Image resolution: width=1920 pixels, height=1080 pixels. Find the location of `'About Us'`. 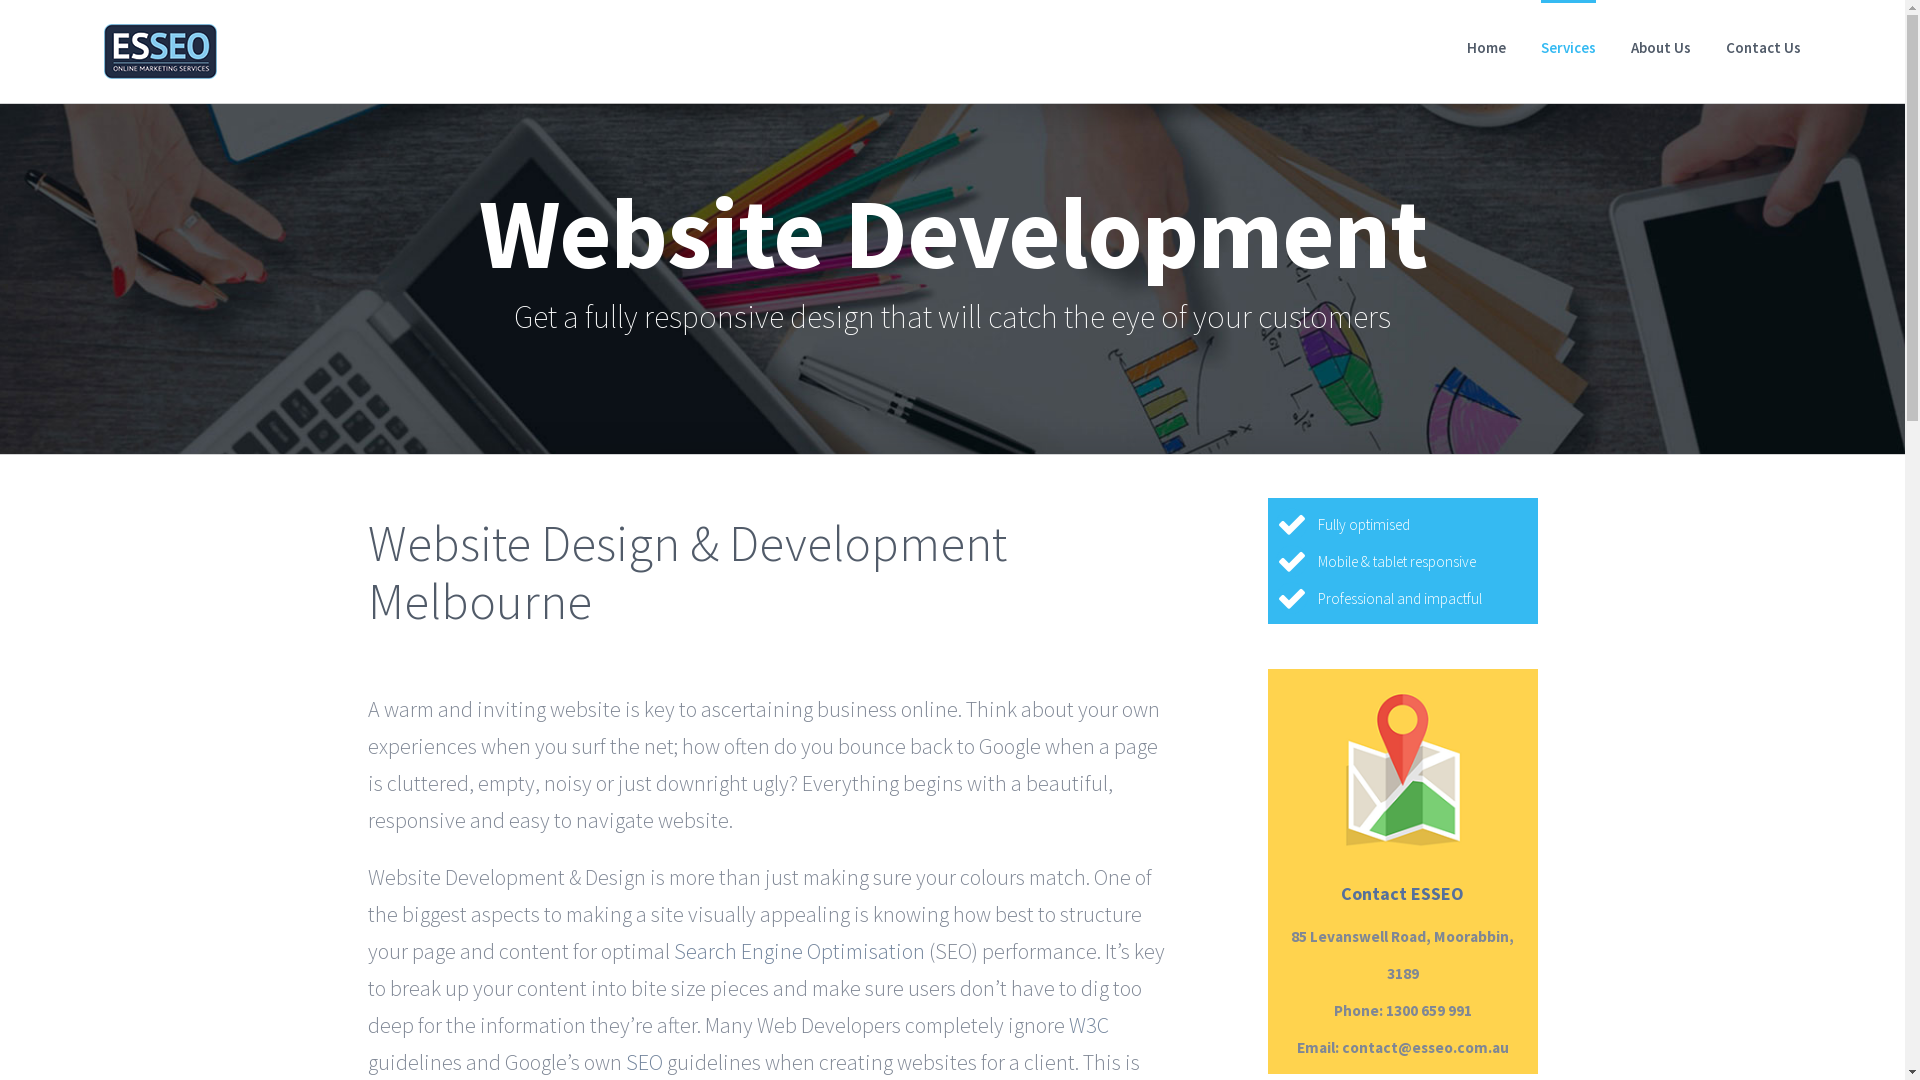

'About Us' is located at coordinates (1660, 45).